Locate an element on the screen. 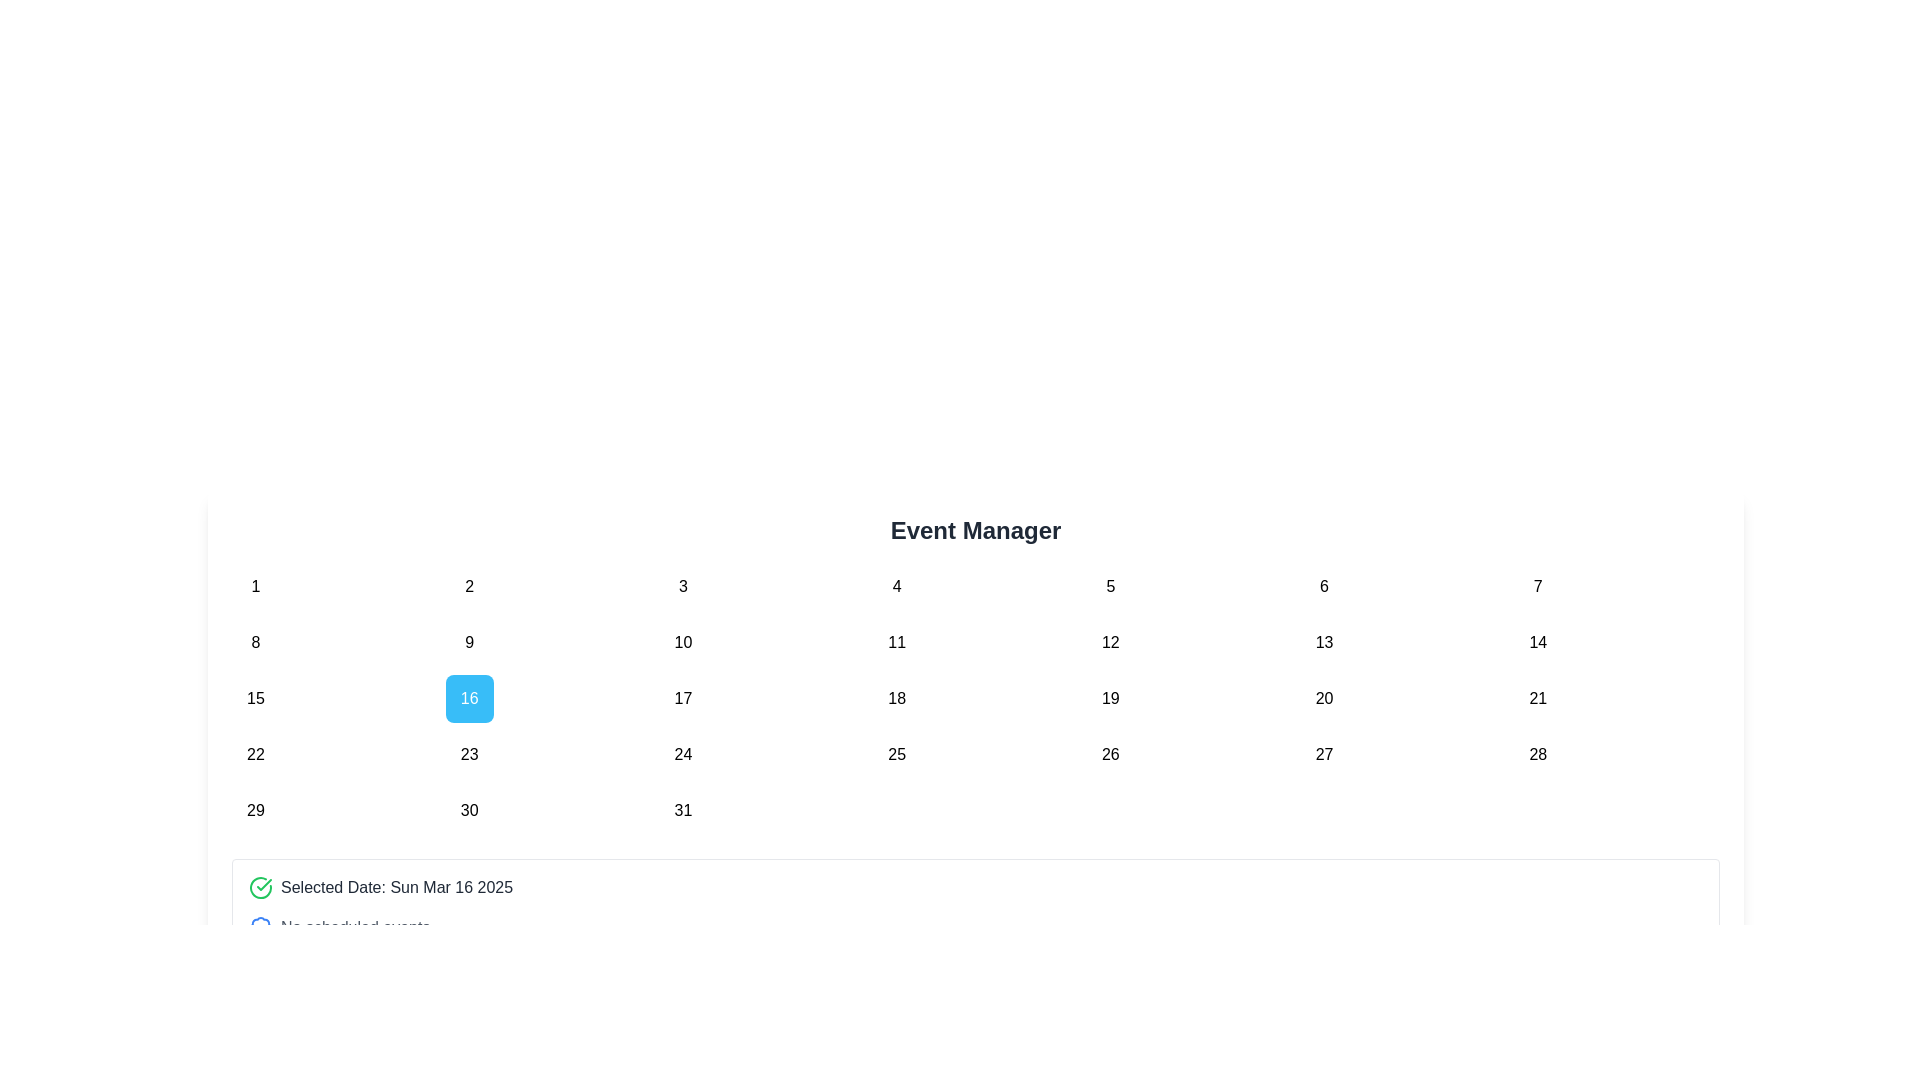  the button displaying the number '15' in the date picker calendar component is located at coordinates (254, 697).